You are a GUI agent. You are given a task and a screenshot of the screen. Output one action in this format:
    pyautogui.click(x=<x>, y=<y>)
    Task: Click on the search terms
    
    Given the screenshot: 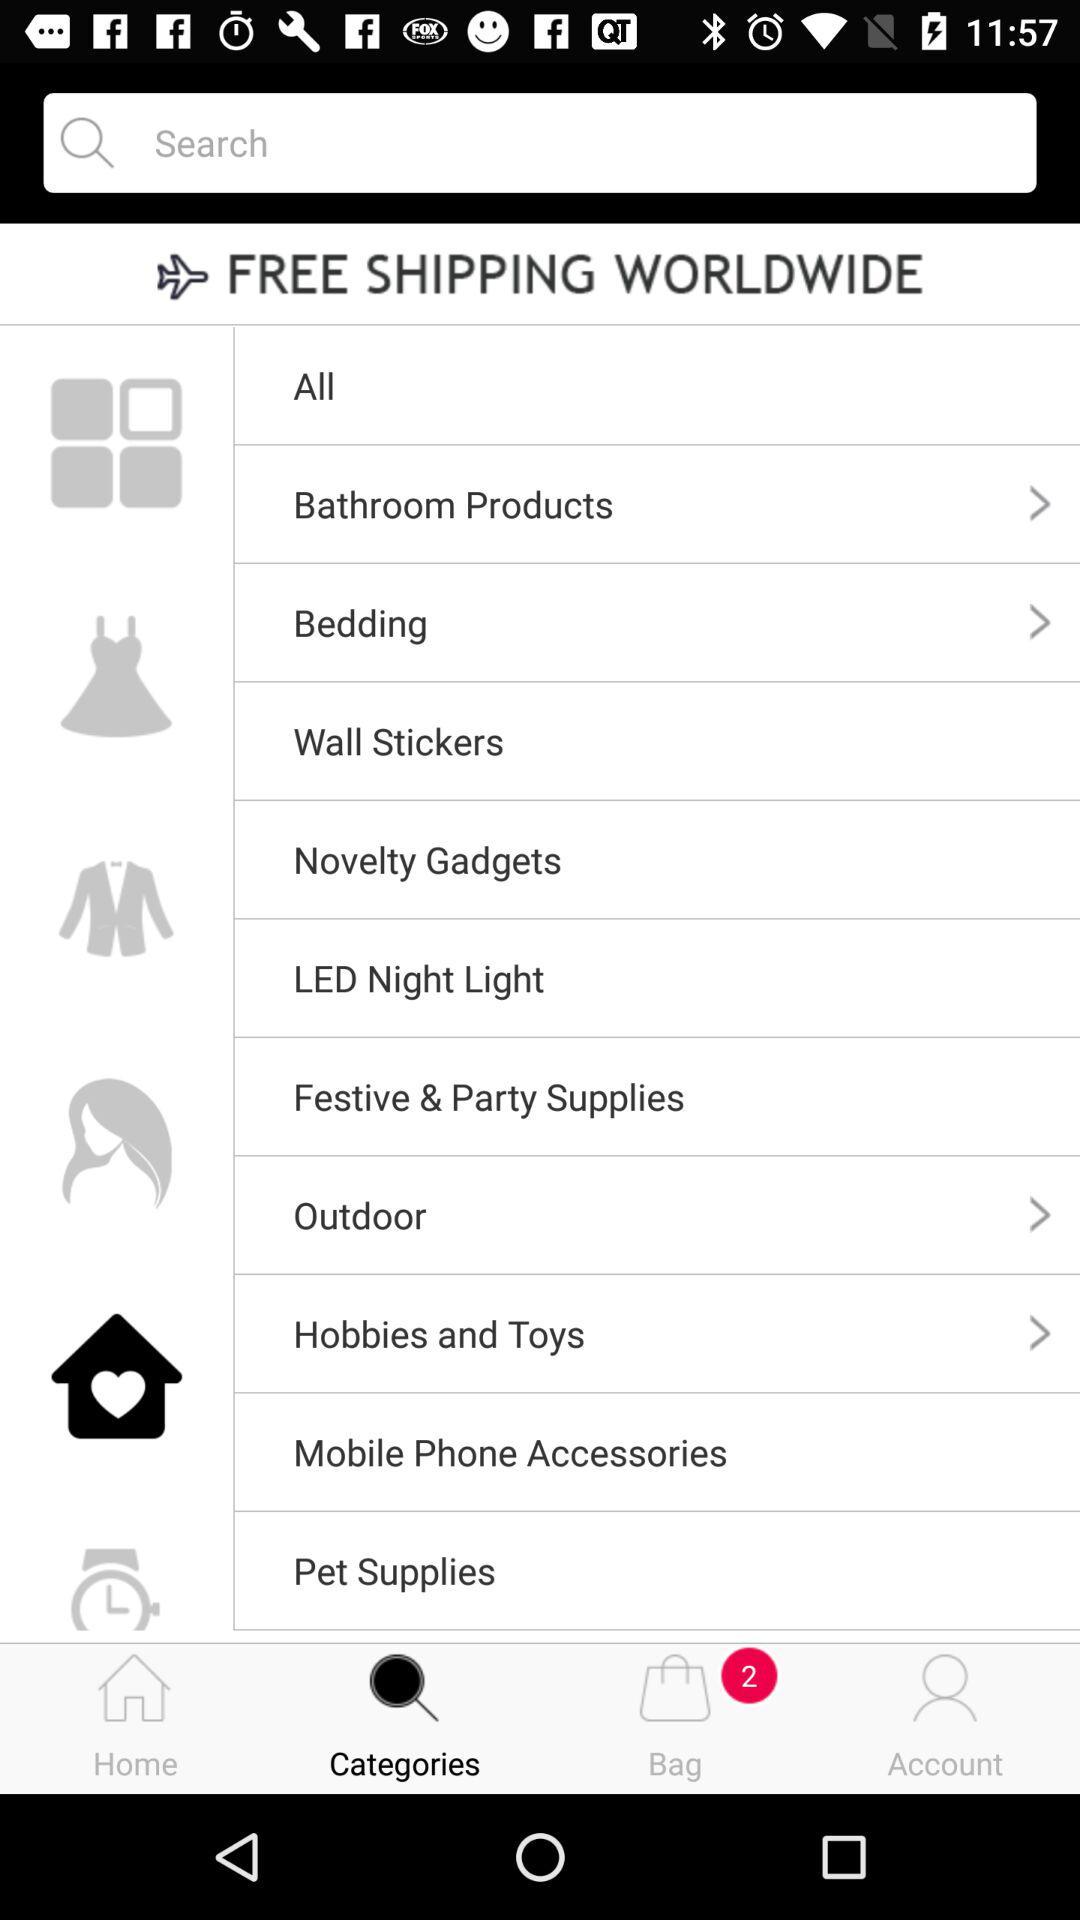 What is the action you would take?
    pyautogui.click(x=577, y=141)
    